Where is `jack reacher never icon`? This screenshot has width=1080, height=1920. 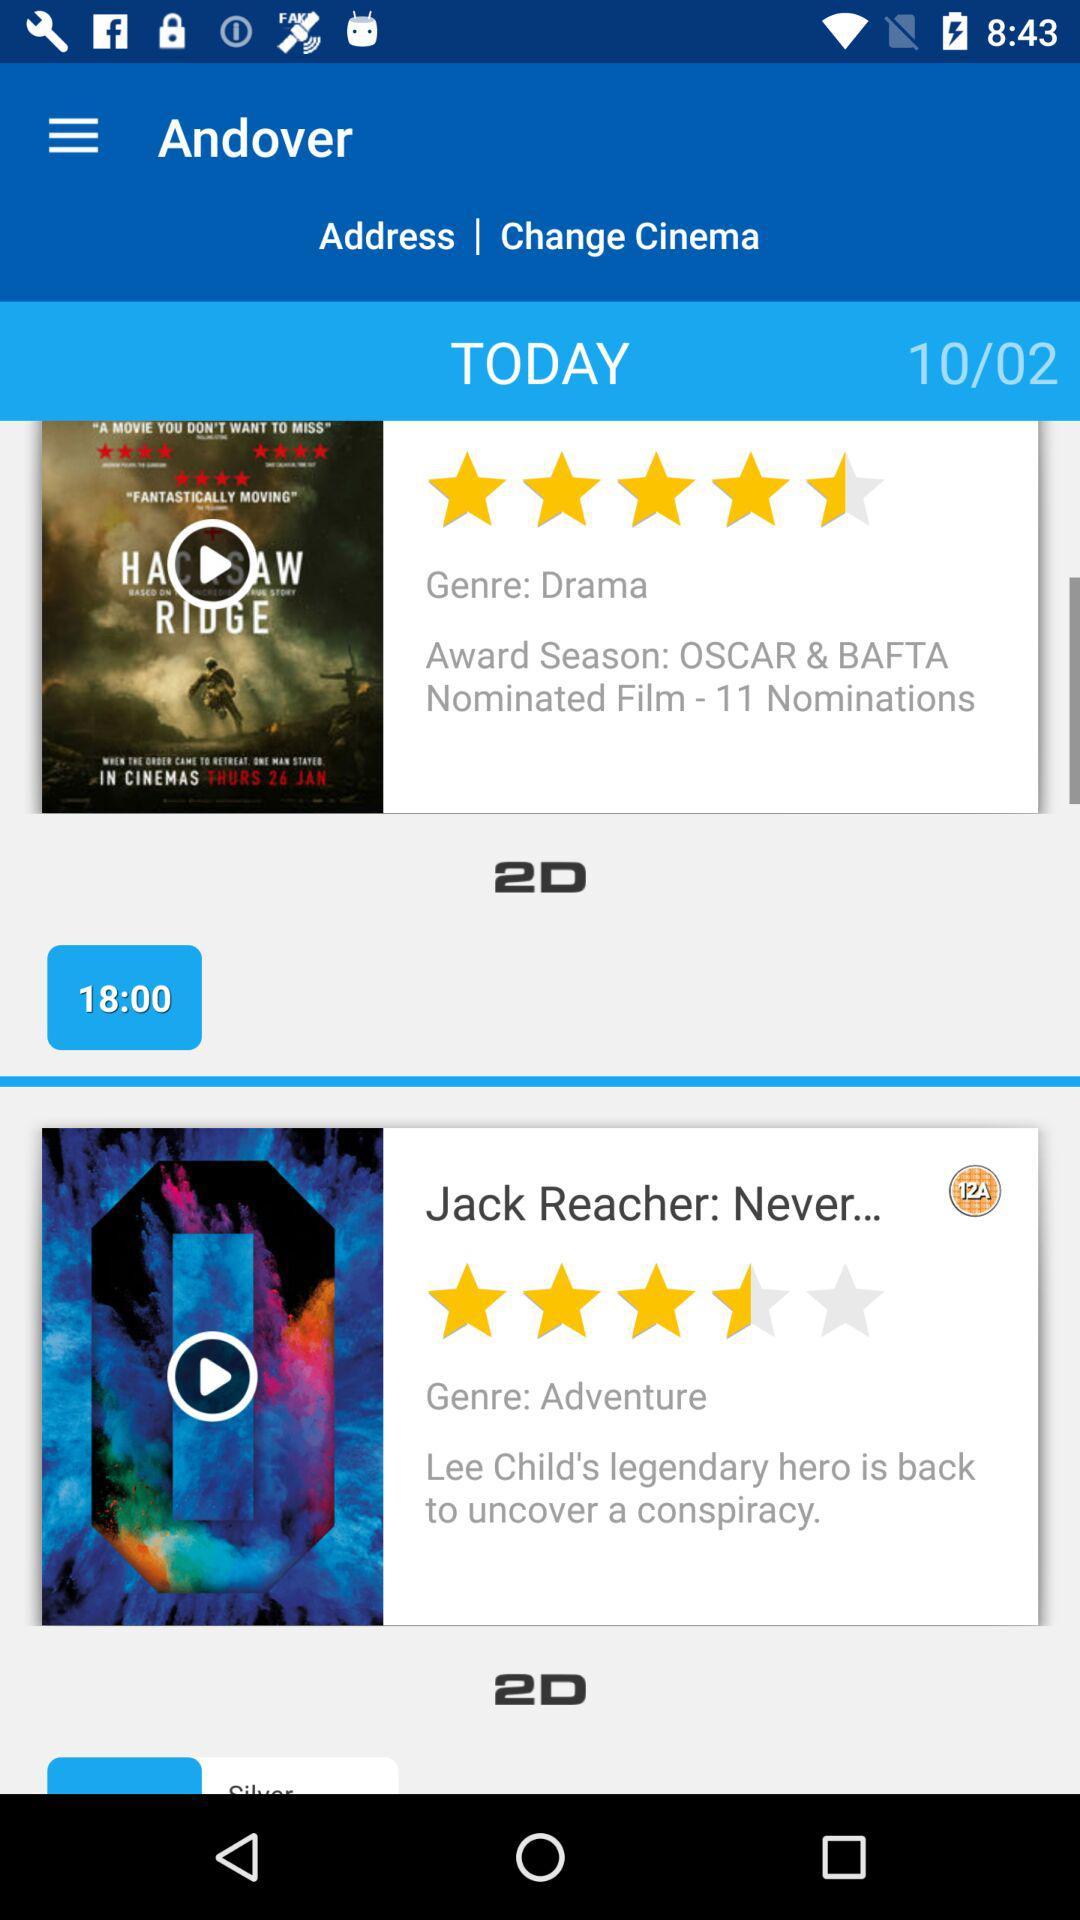 jack reacher never icon is located at coordinates (673, 1200).